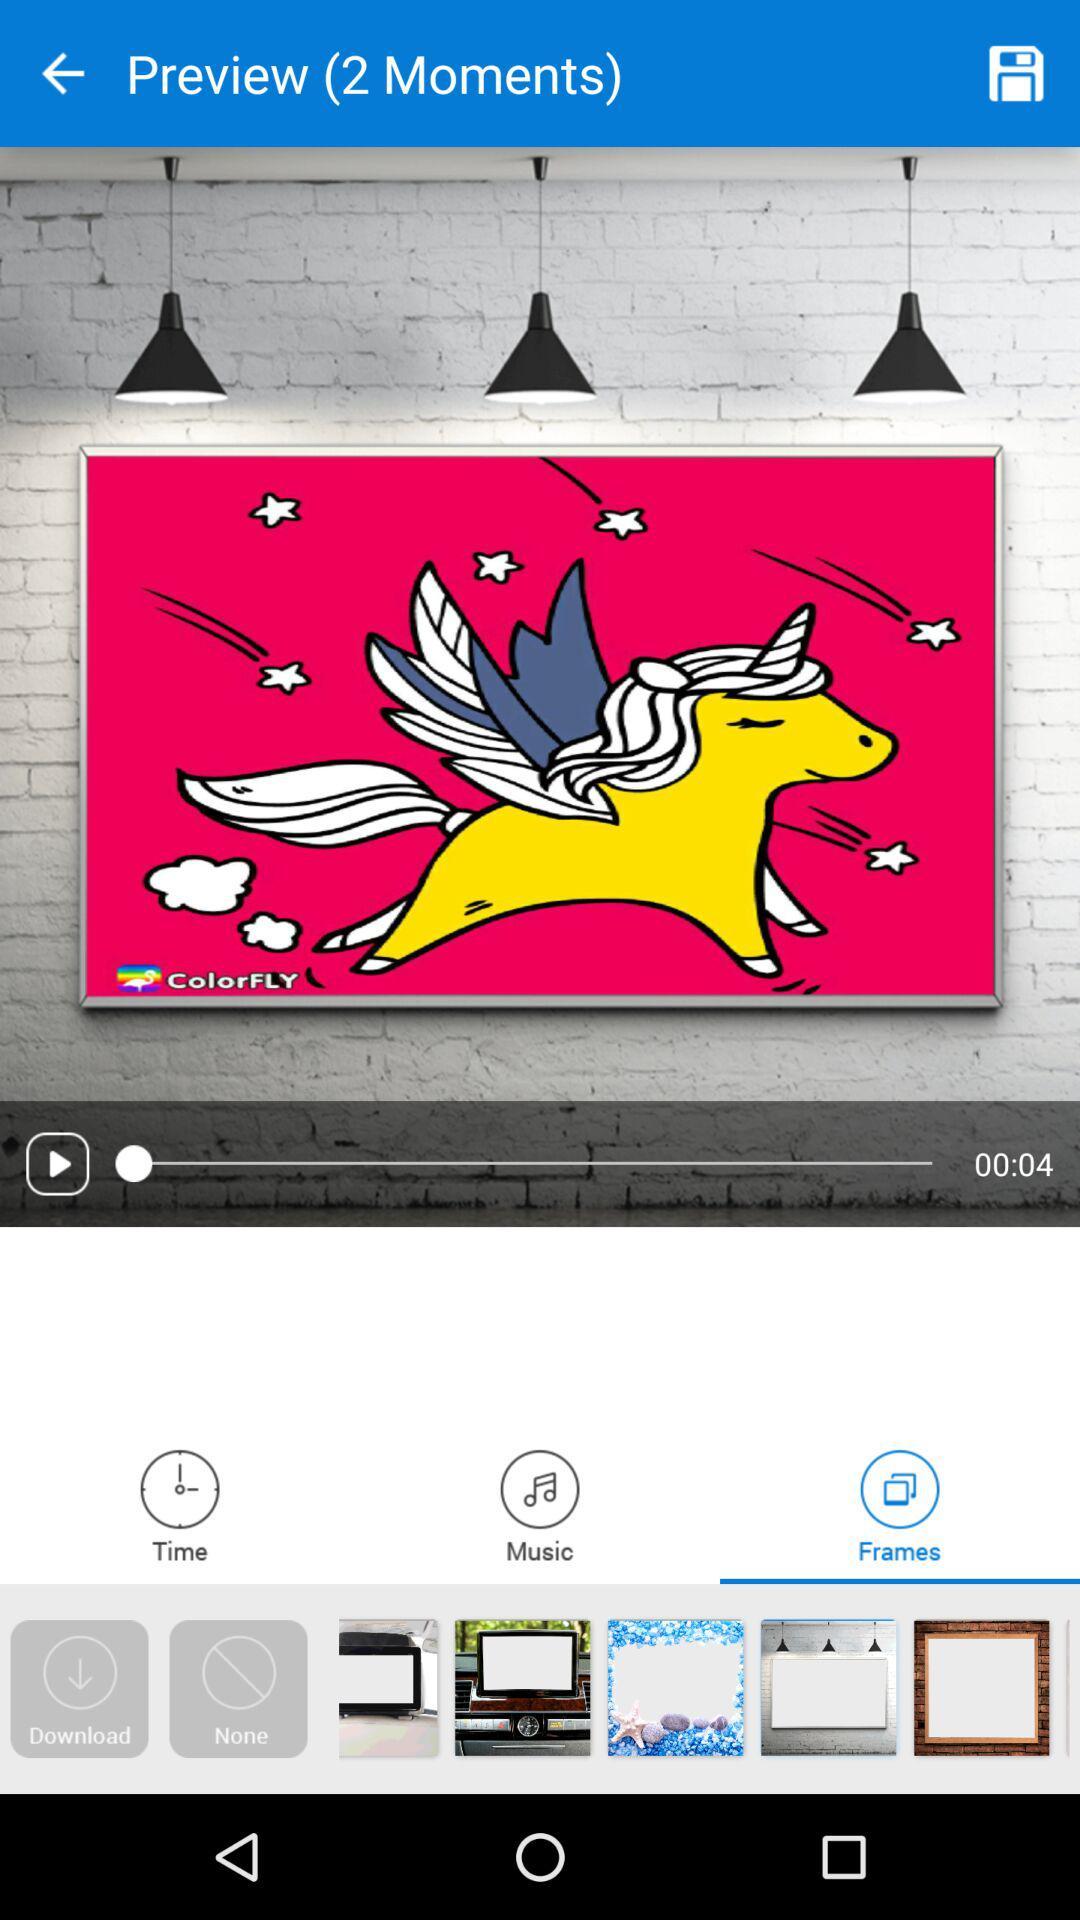 The image size is (1080, 1920). Describe the element at coordinates (540, 1505) in the screenshot. I see `the music` at that location.